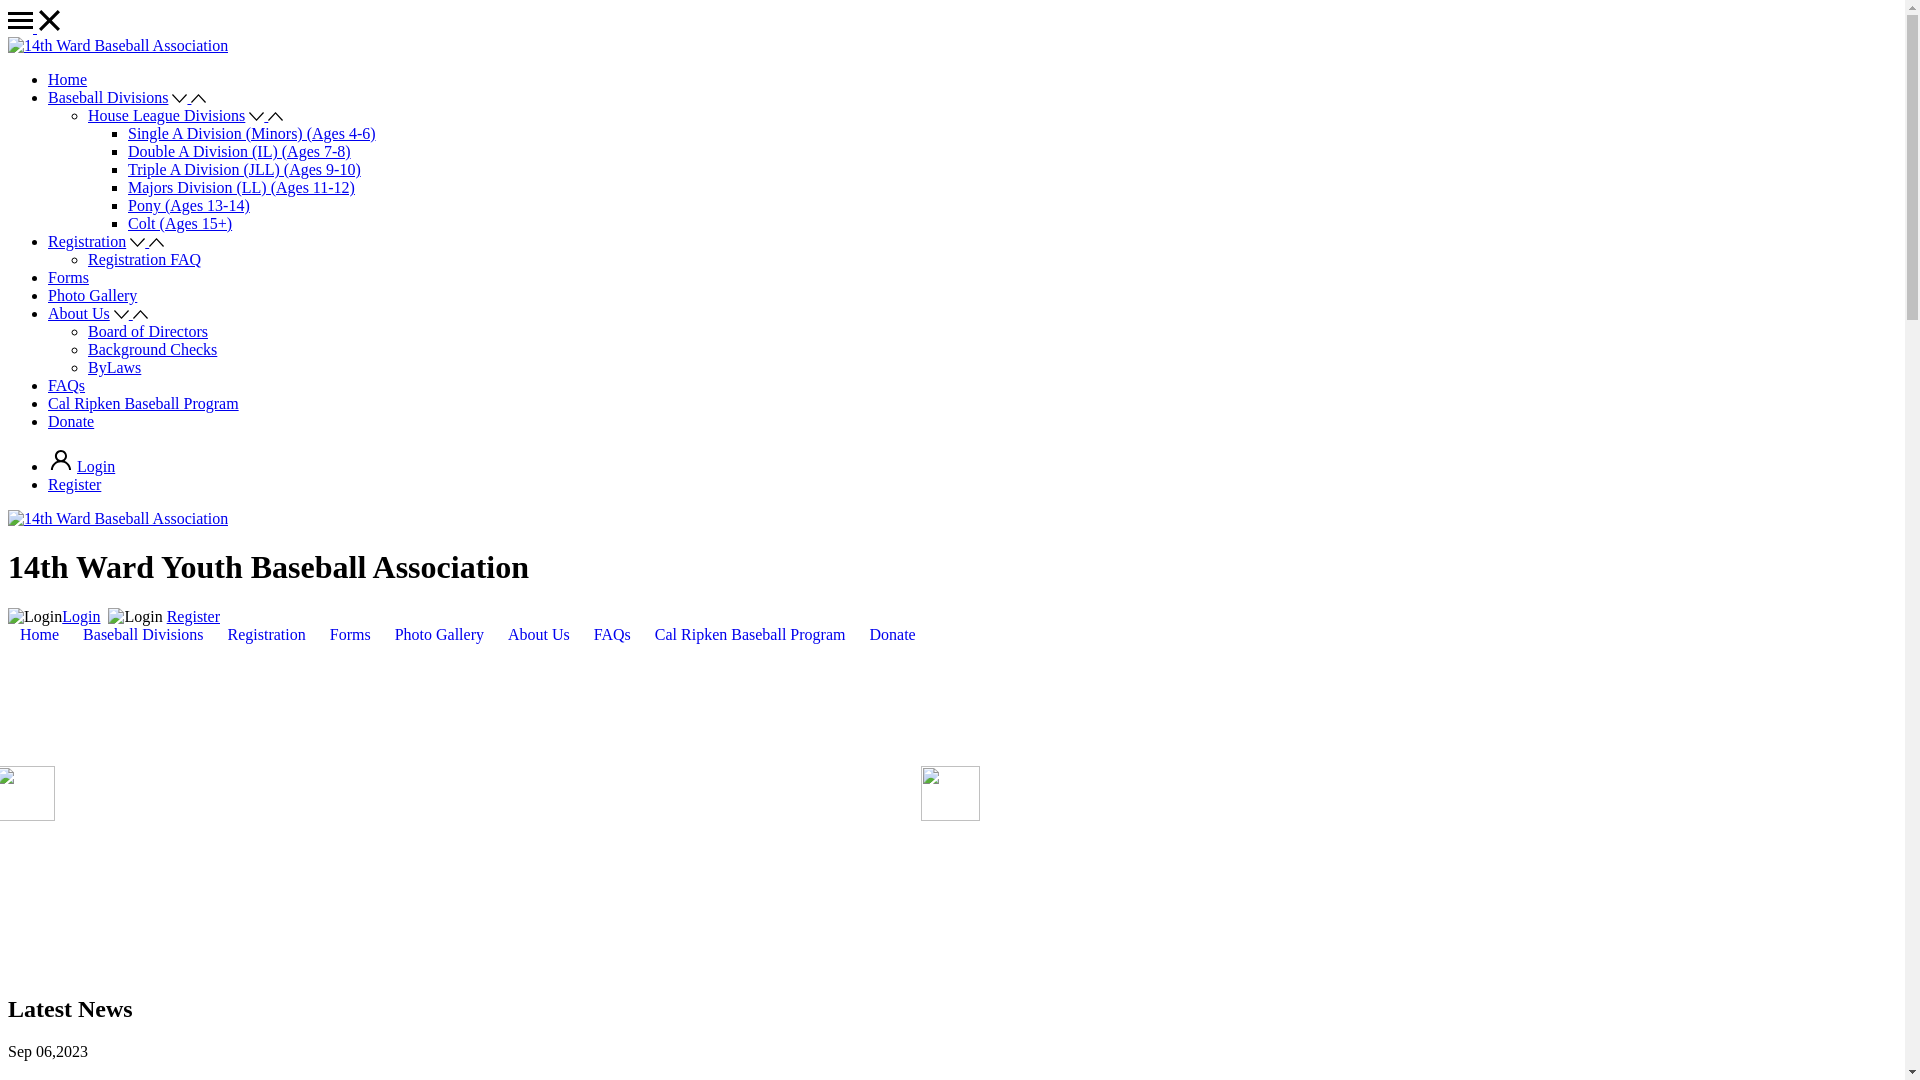 The image size is (1920, 1080). Describe the element at coordinates (142, 403) in the screenshot. I see `'Cal Ripken Baseball Program'` at that location.